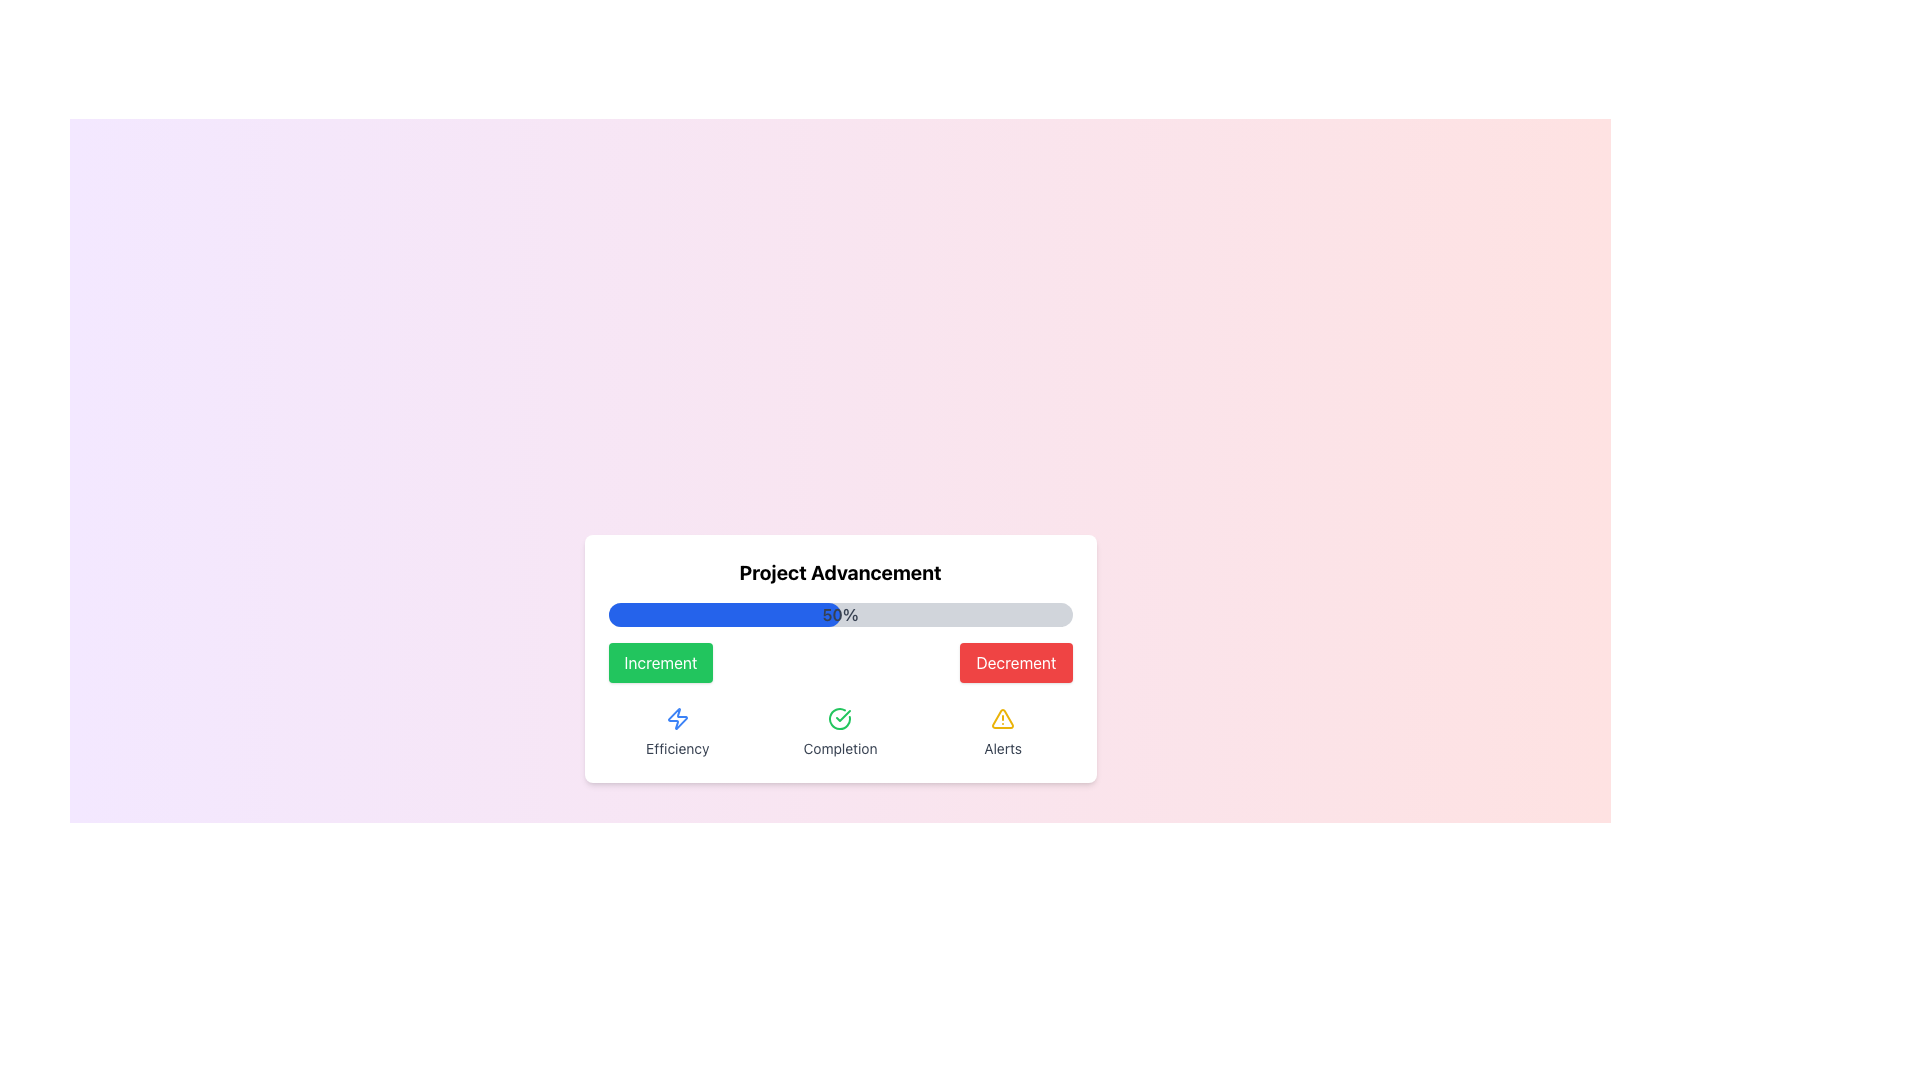  I want to click on the rectangular green button labeled 'Increment', so click(661, 663).